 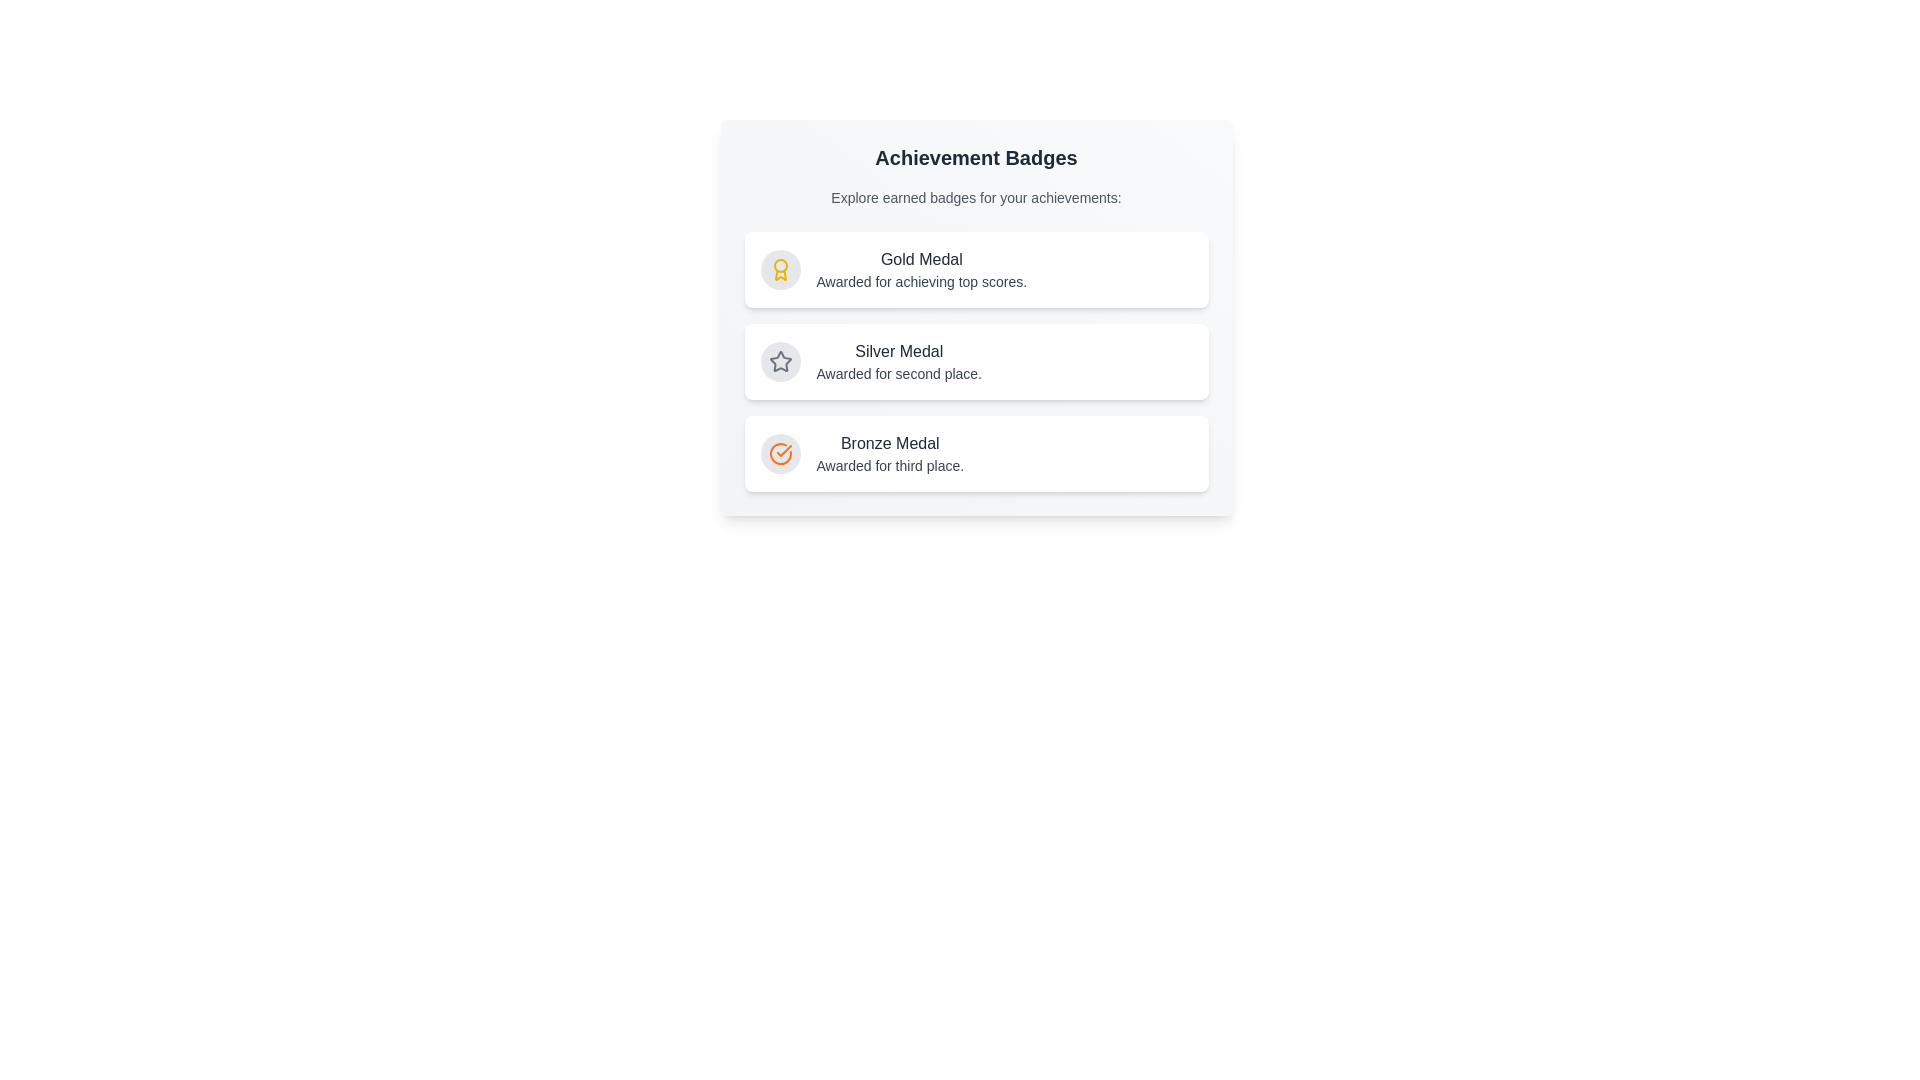 What do you see at coordinates (779, 454) in the screenshot?
I see `the circular orange icon with a check mark, representing the bronze medal, located in the third position of a vertically stacked list of achievement badges` at bounding box center [779, 454].